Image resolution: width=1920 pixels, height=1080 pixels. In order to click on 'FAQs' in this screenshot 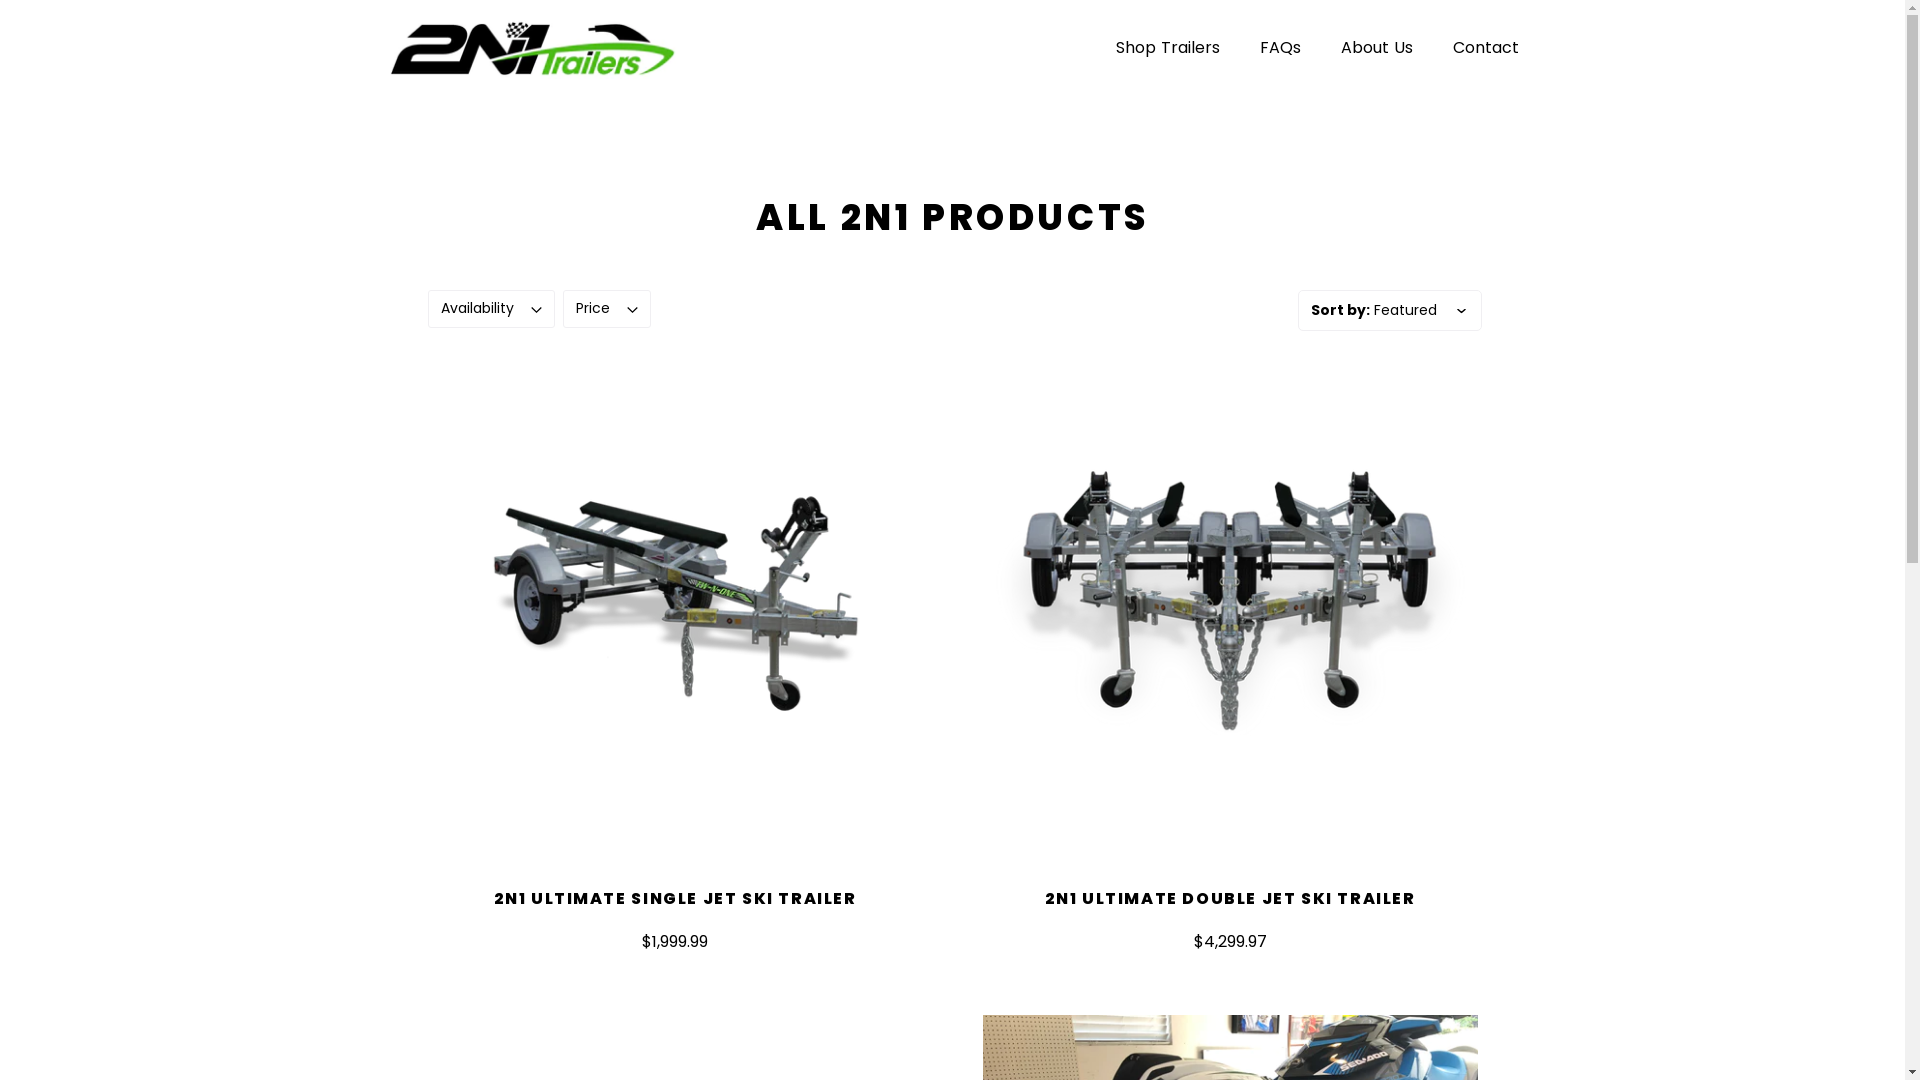, I will do `click(1238, 46)`.